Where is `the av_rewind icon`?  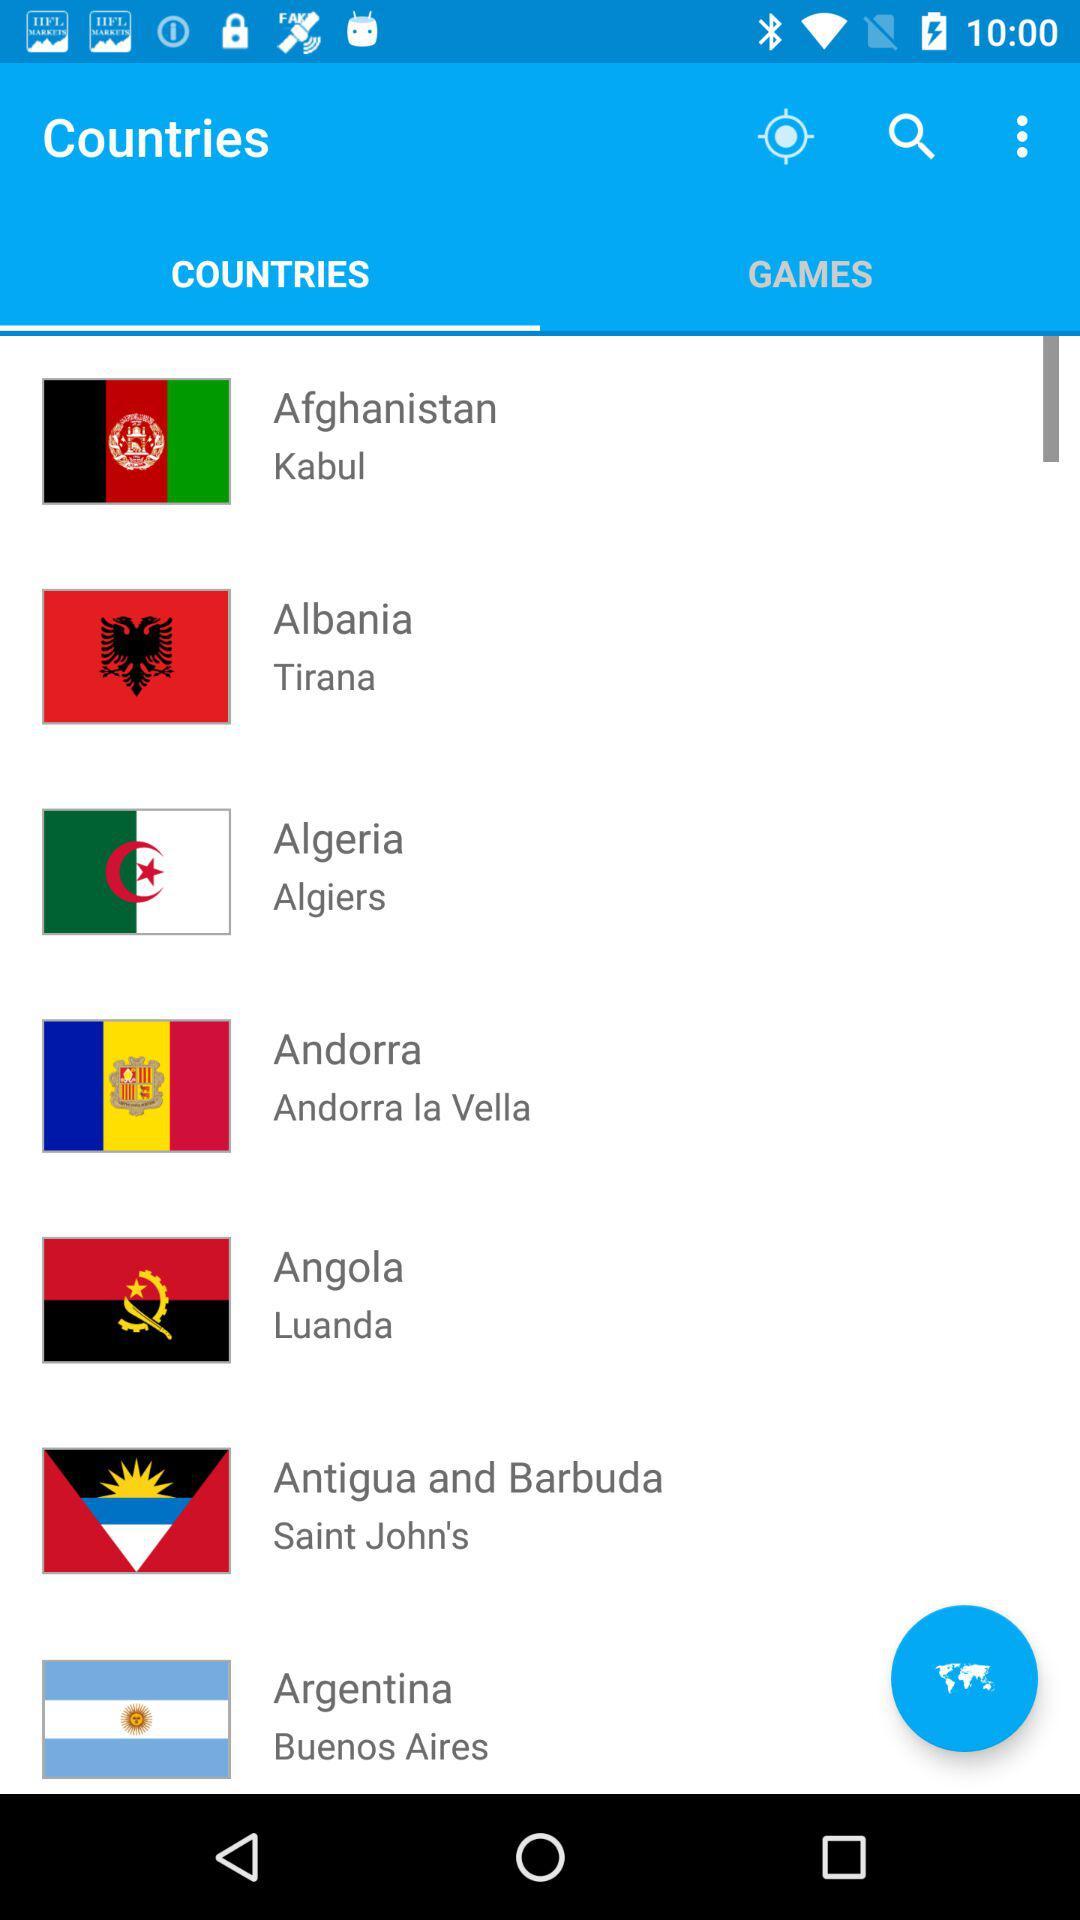
the av_rewind icon is located at coordinates (963, 1678).